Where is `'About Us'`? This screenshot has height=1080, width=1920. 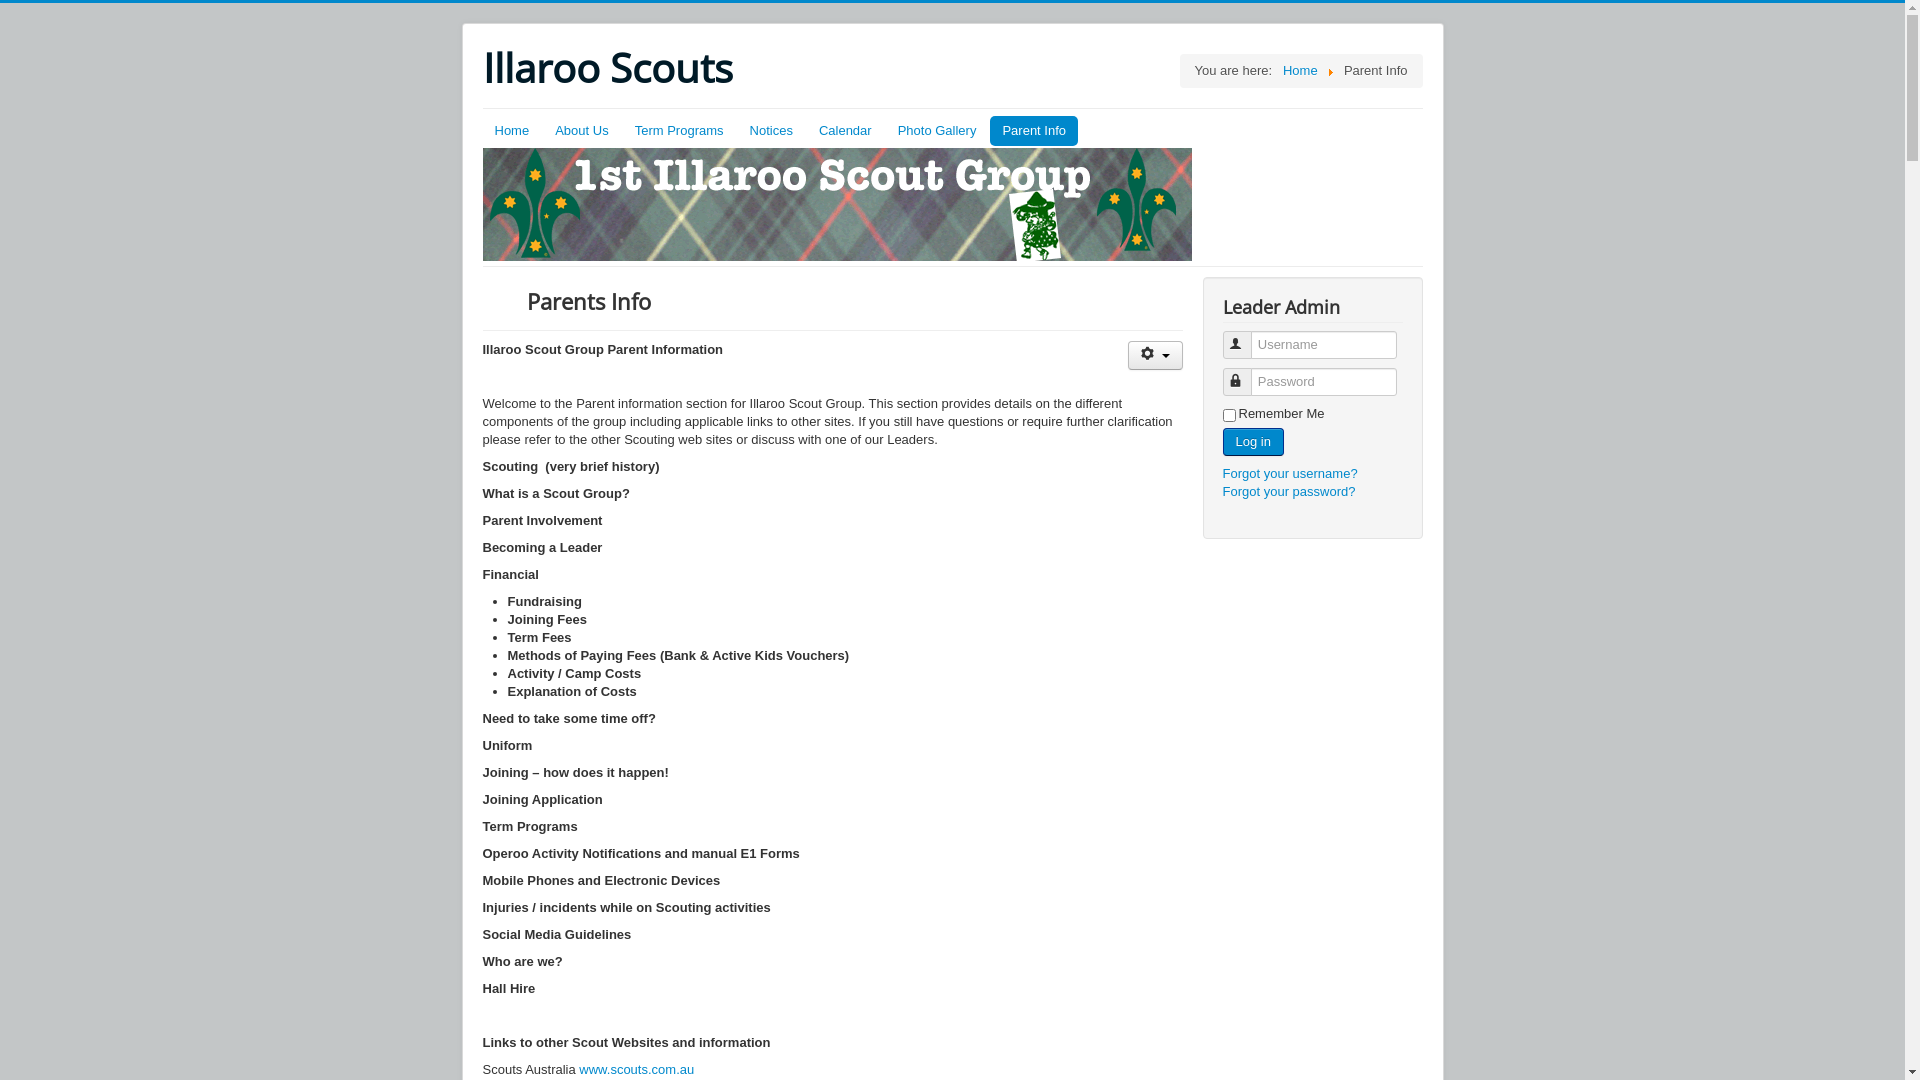
'About Us' is located at coordinates (580, 131).